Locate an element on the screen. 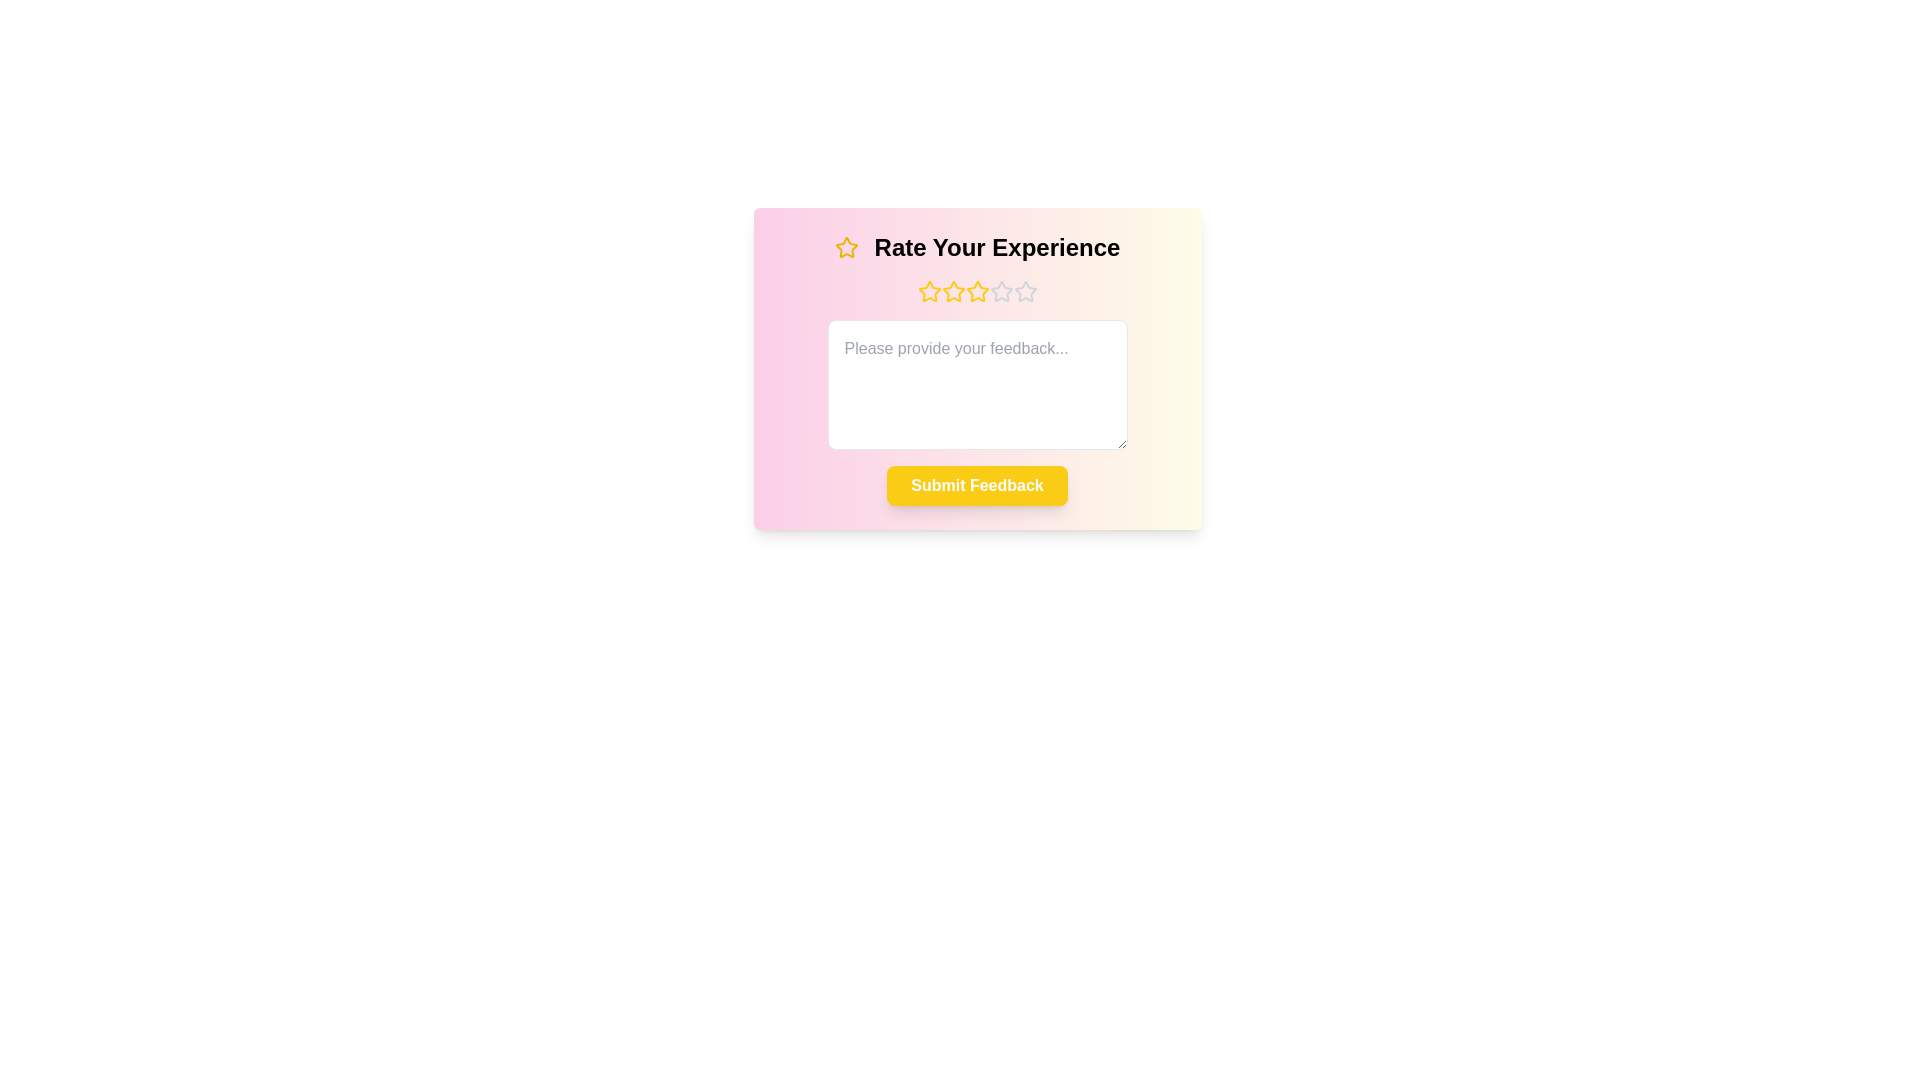 The width and height of the screenshot is (1920, 1080). the rating to 4 stars by clicking on the corresponding star is located at coordinates (1001, 292).